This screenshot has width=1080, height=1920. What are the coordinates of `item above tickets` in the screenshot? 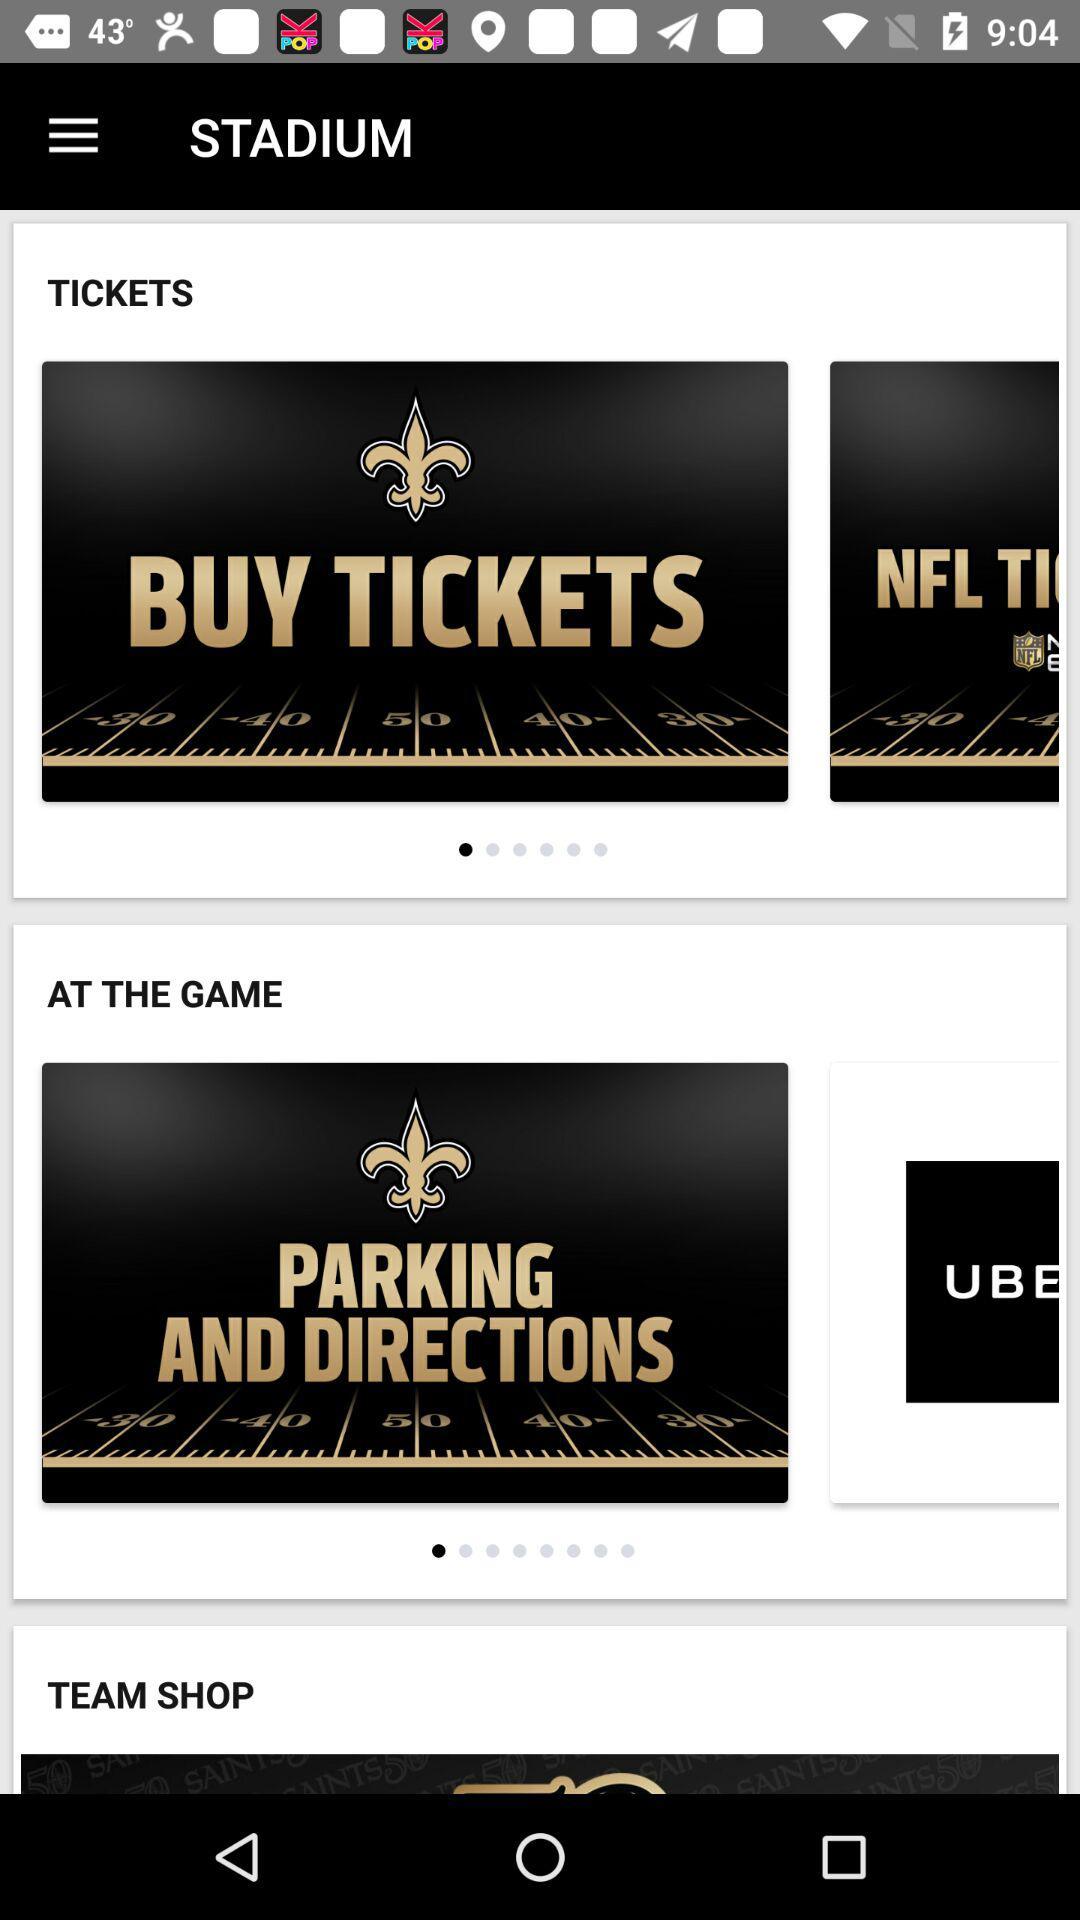 It's located at (72, 135).